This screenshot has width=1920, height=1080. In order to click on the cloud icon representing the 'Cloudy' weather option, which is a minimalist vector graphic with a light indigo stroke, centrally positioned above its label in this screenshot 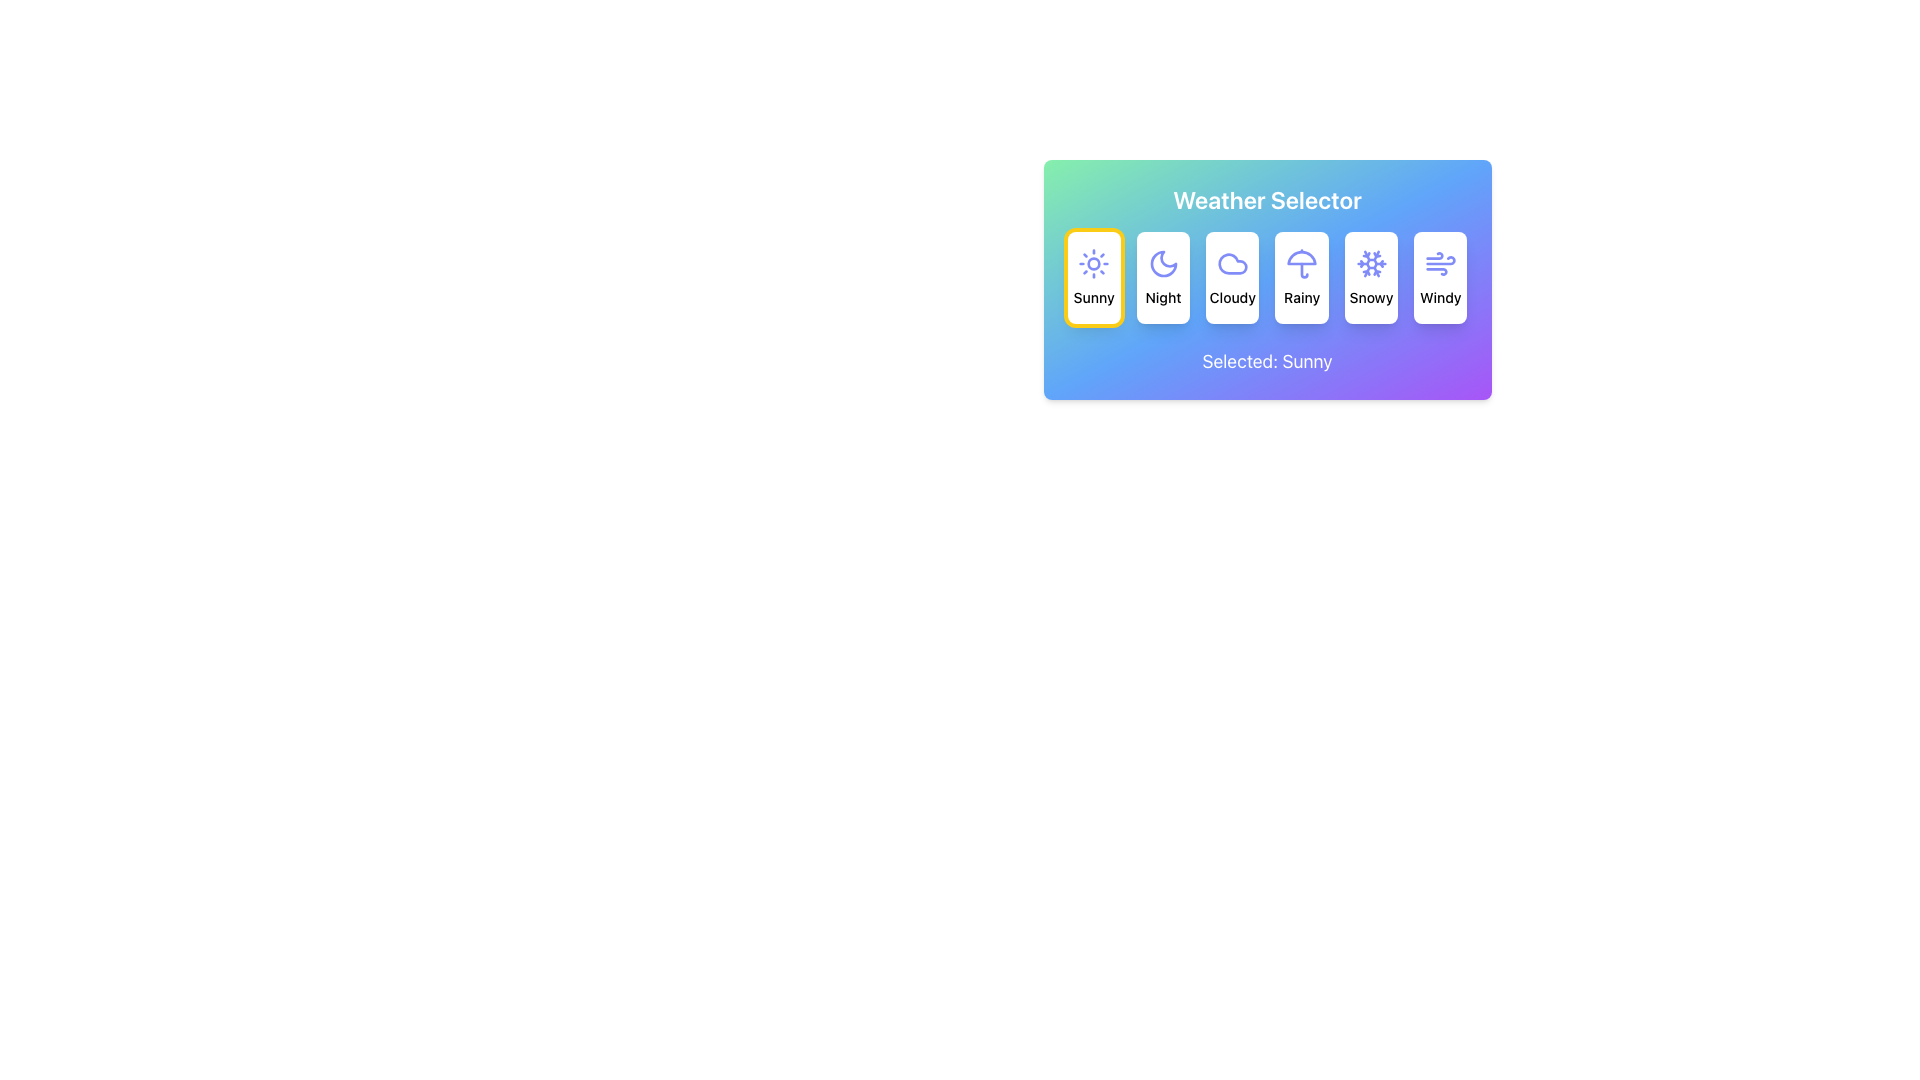, I will do `click(1231, 262)`.